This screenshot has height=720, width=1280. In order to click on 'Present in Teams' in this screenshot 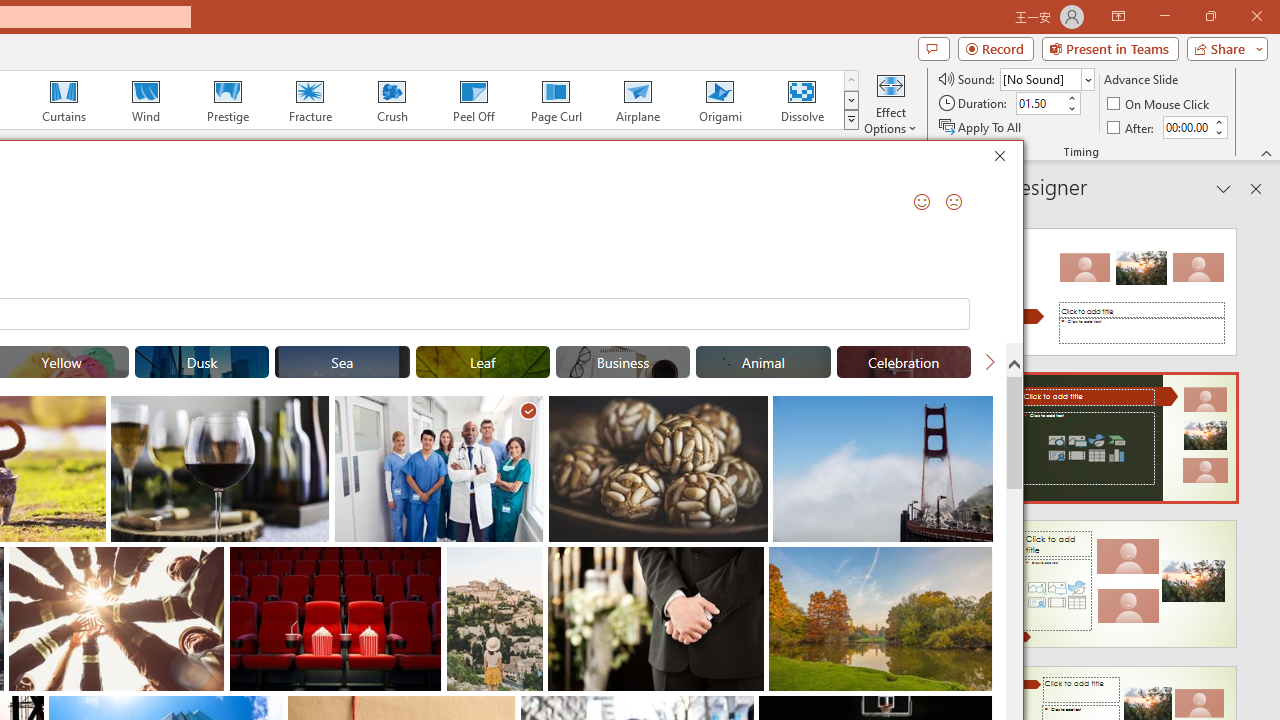, I will do `click(1109, 47)`.